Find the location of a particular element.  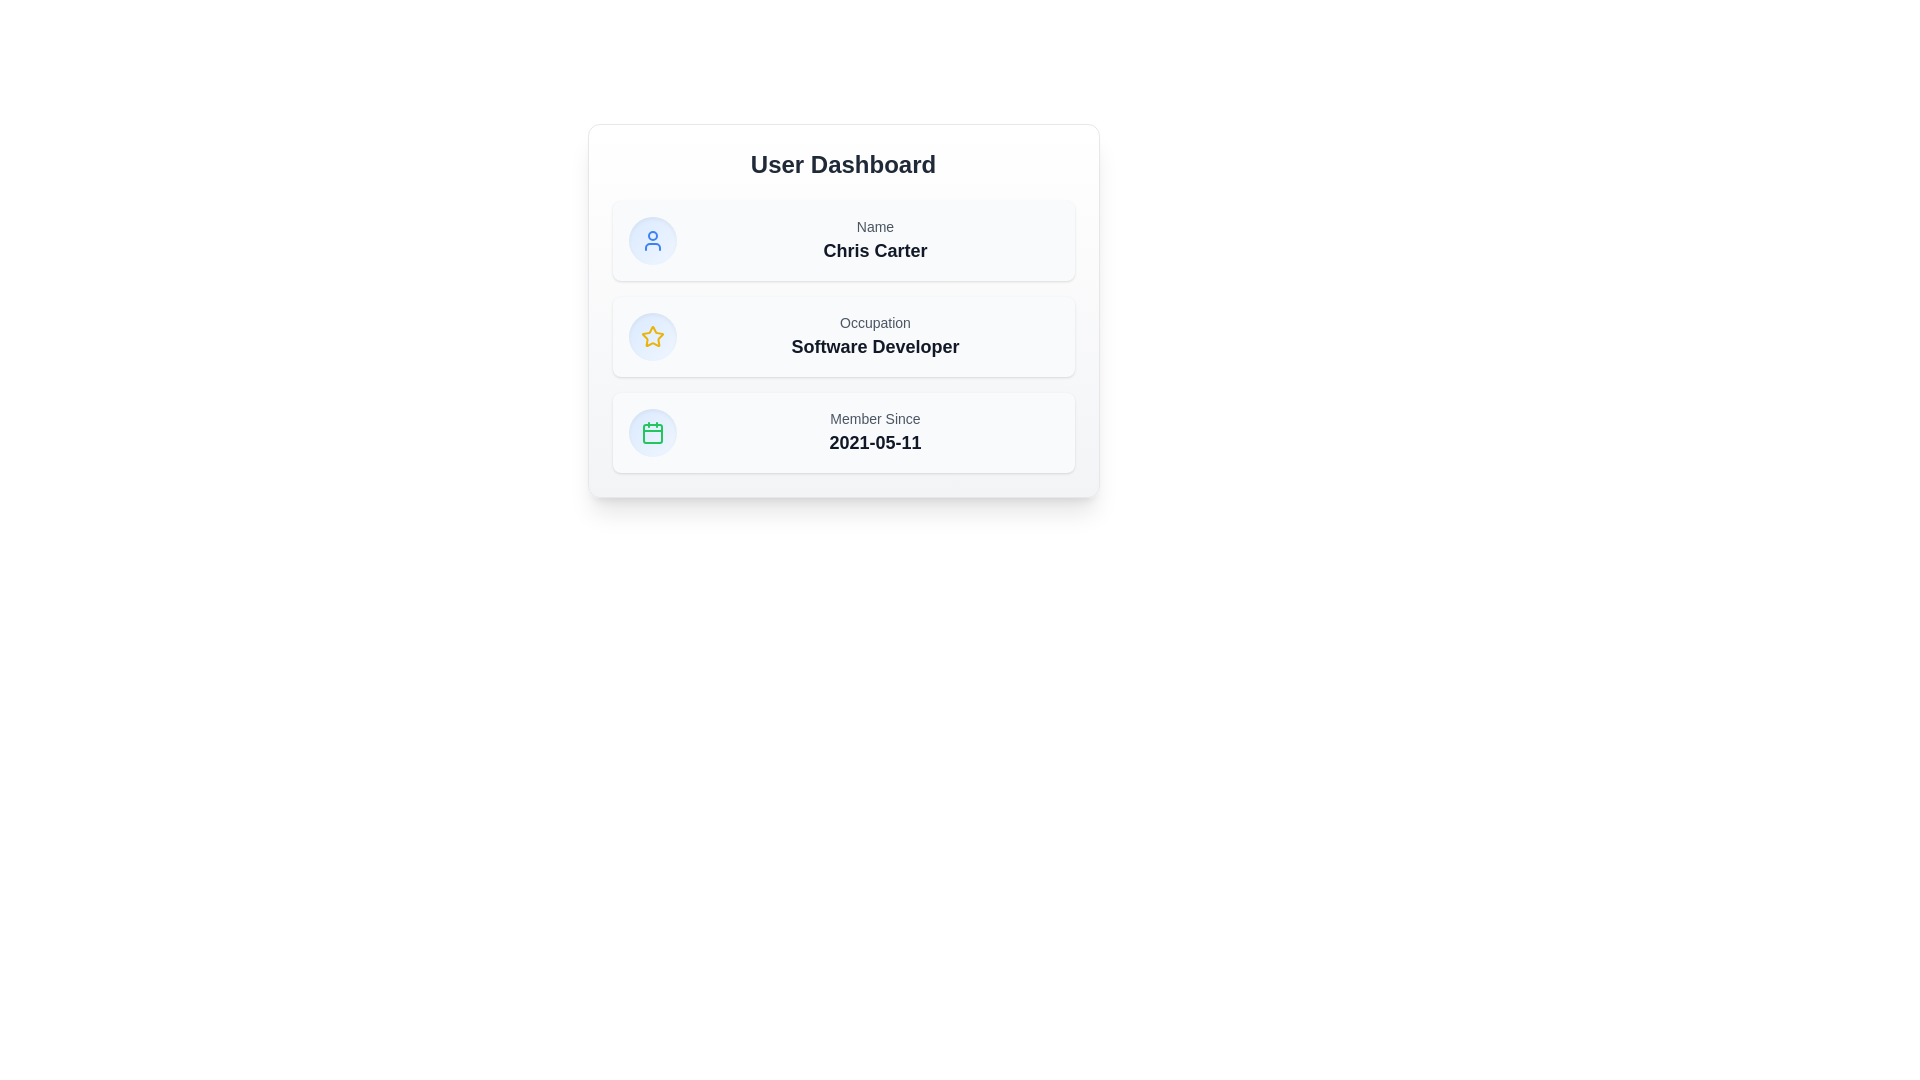

static text label 'Member Since' displayed in a small gray font, located in the bottom section of the card above the text '2021-05-11' is located at coordinates (875, 418).